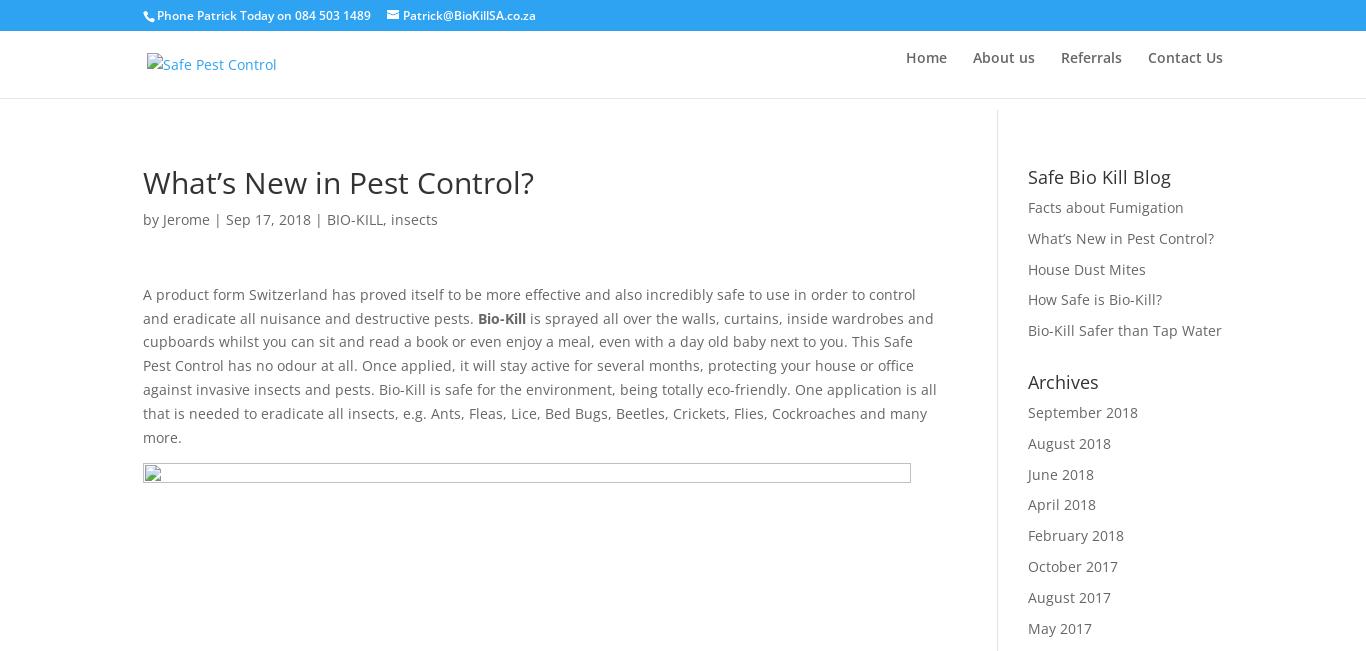 The image size is (1366, 651). Describe the element at coordinates (469, 14) in the screenshot. I see `'Patrick@BioKillSA.co.za'` at that location.